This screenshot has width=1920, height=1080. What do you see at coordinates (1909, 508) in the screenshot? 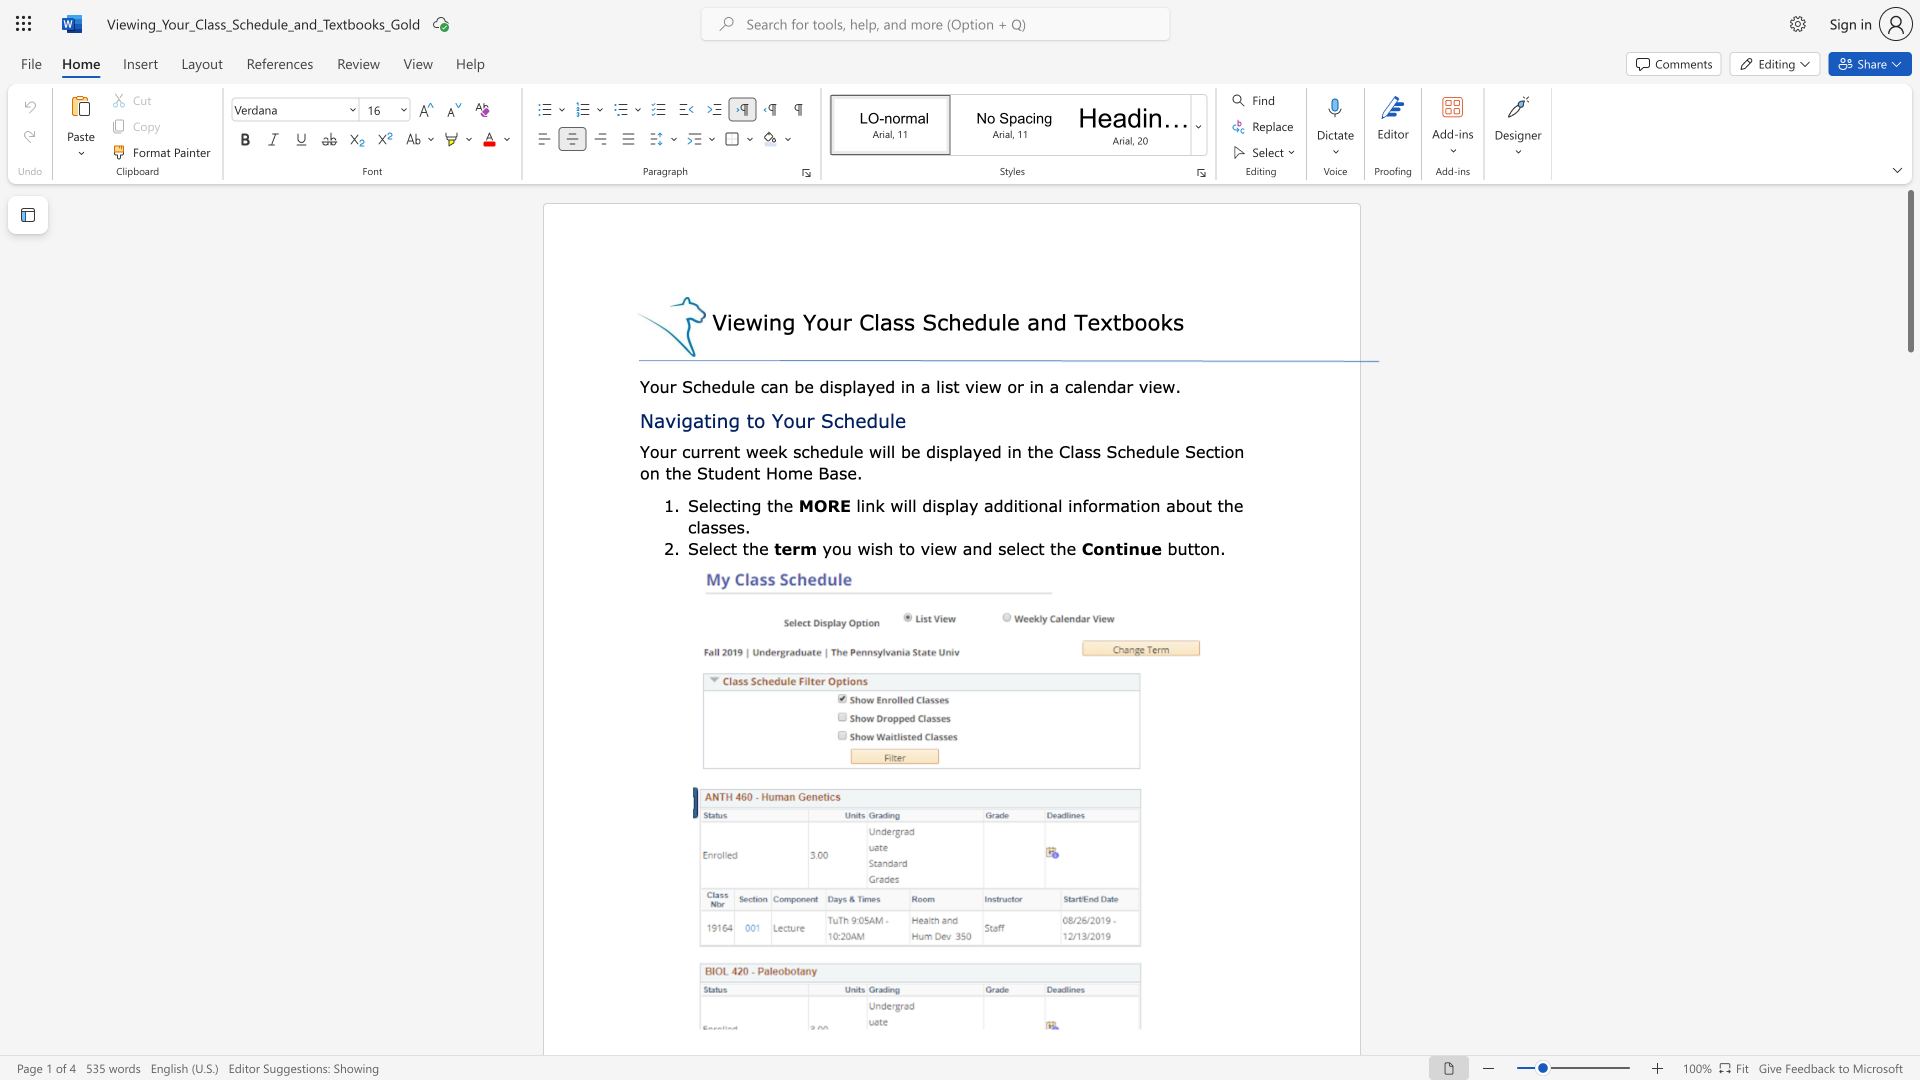
I see `the vertical scrollbar to lower the page content` at bounding box center [1909, 508].